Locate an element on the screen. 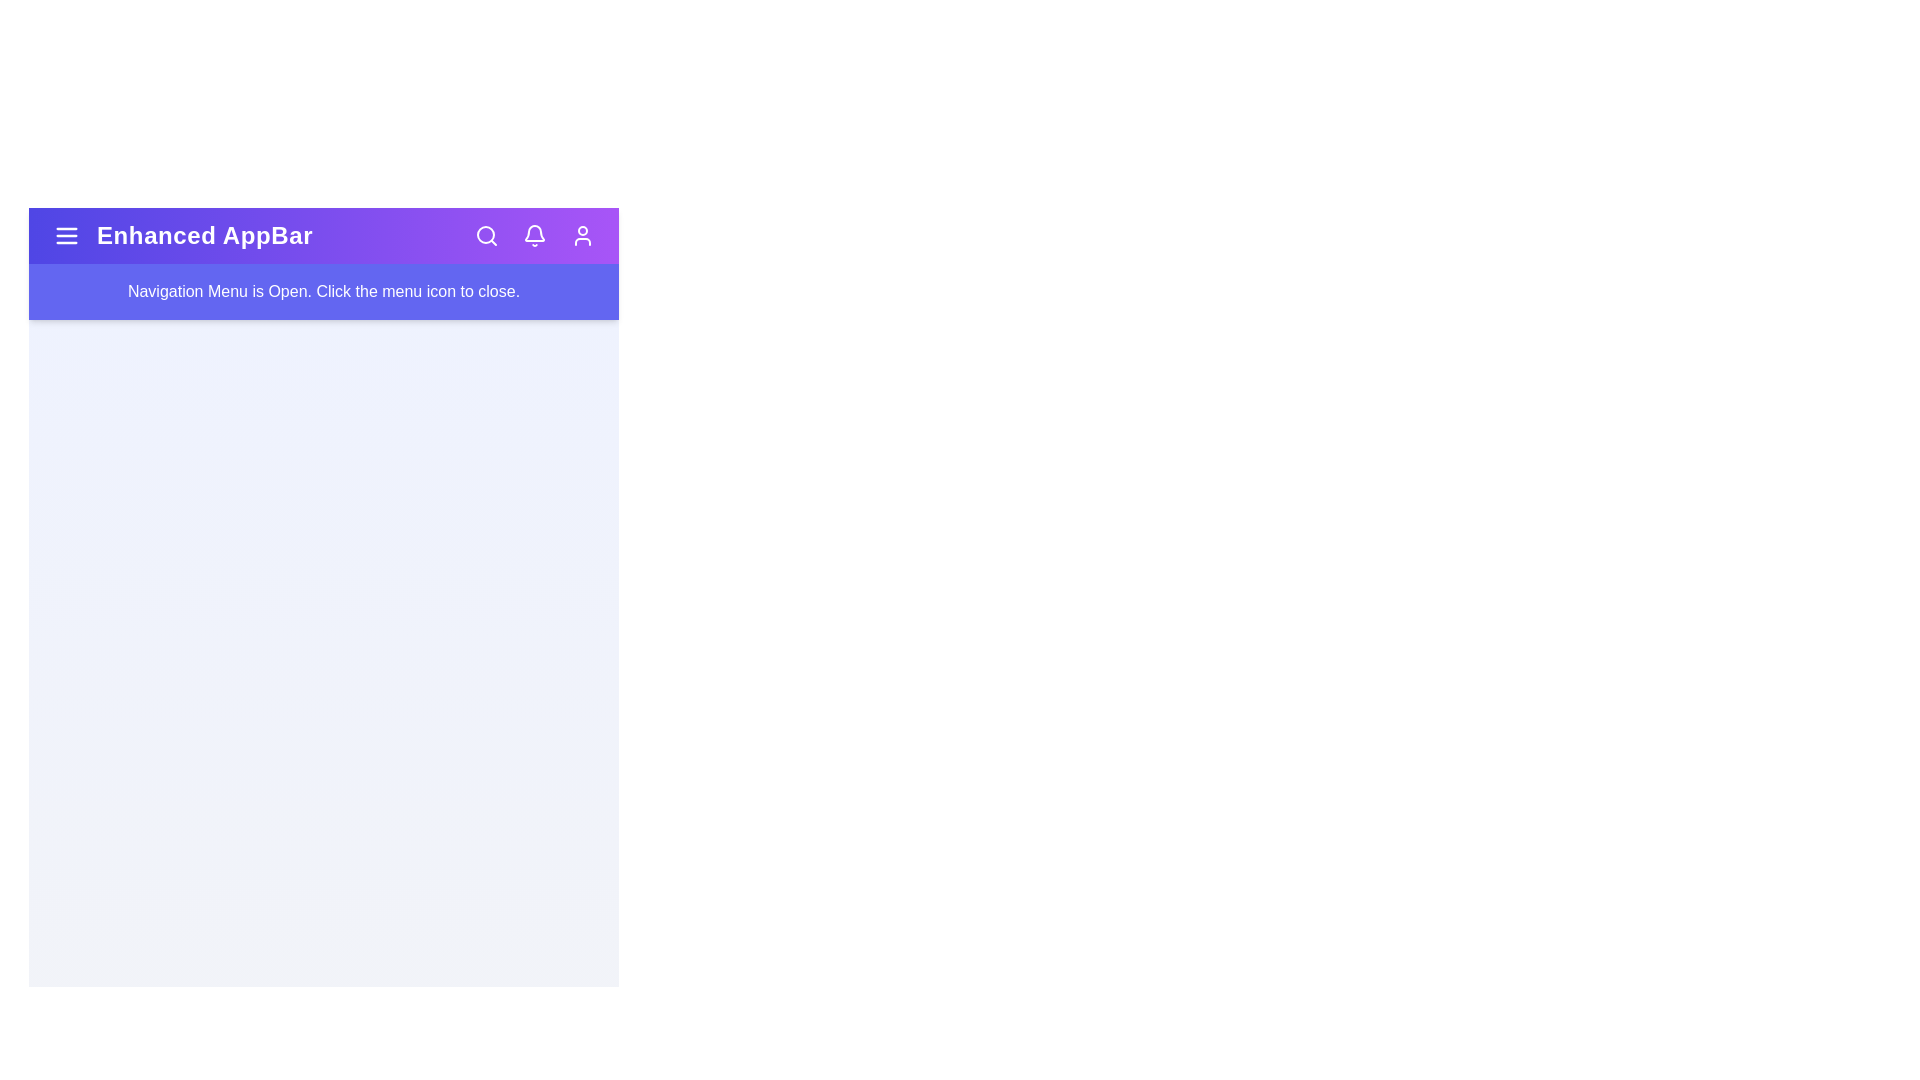  the menu icon to toggle the navigation menu is located at coordinates (67, 234).